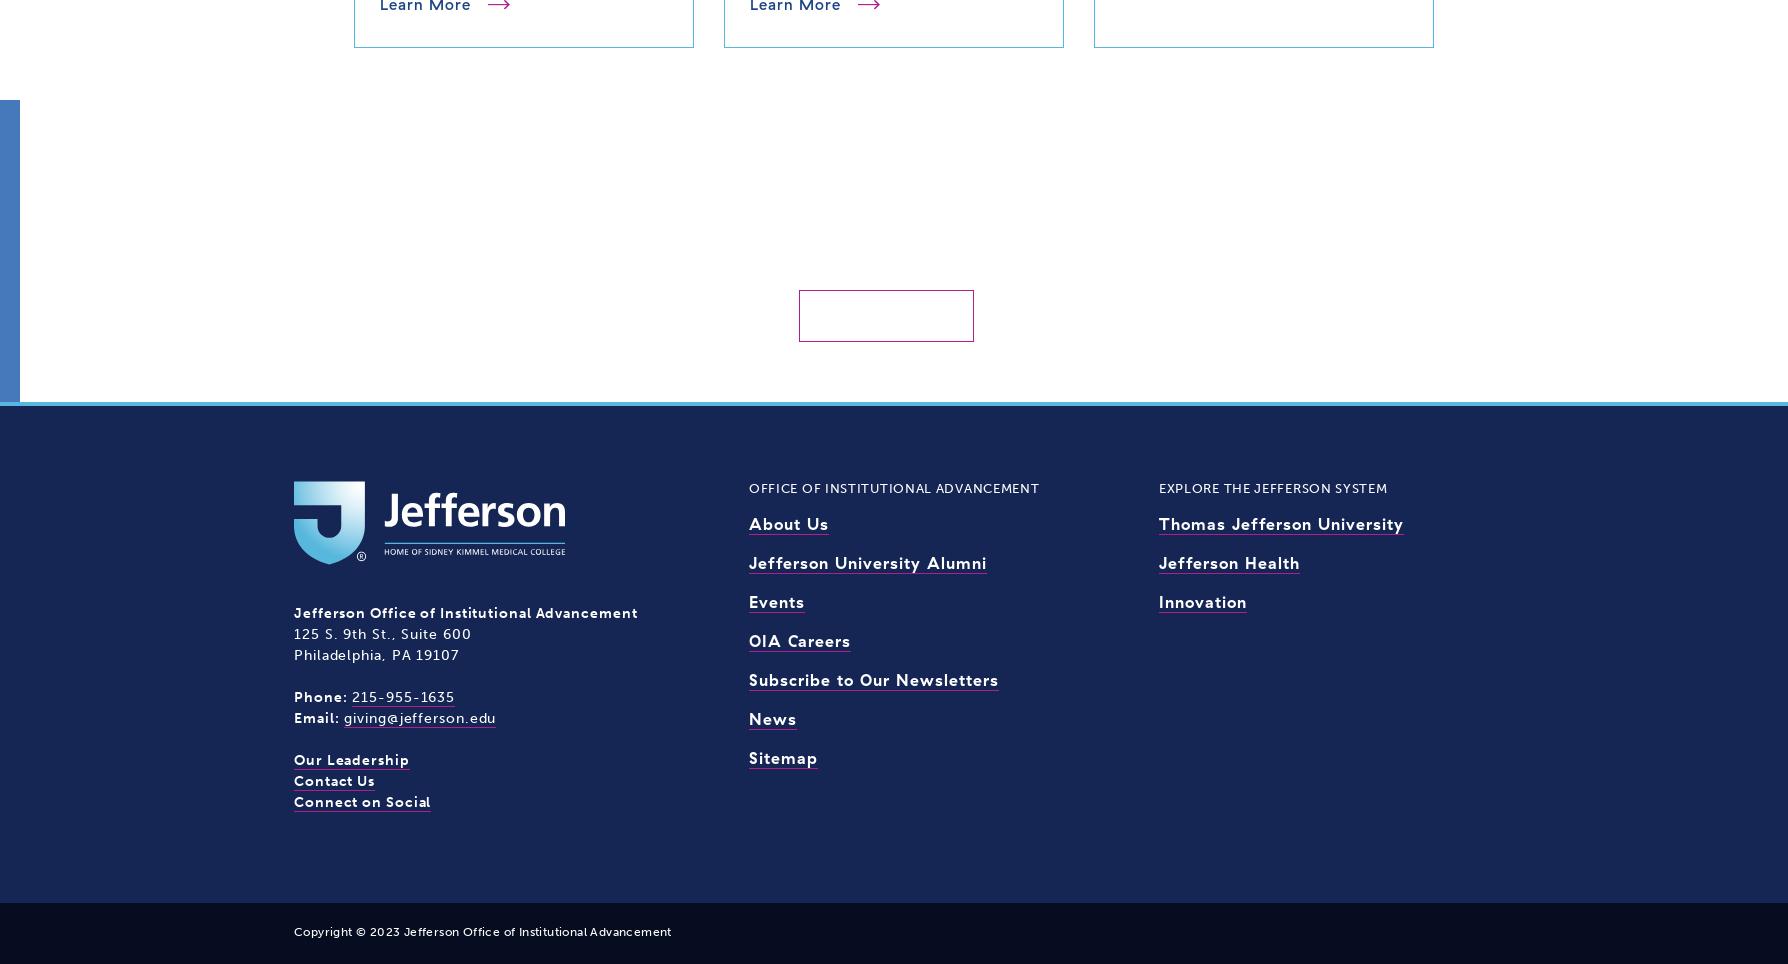  What do you see at coordinates (866, 562) in the screenshot?
I see `'Jefferson University Alumni'` at bounding box center [866, 562].